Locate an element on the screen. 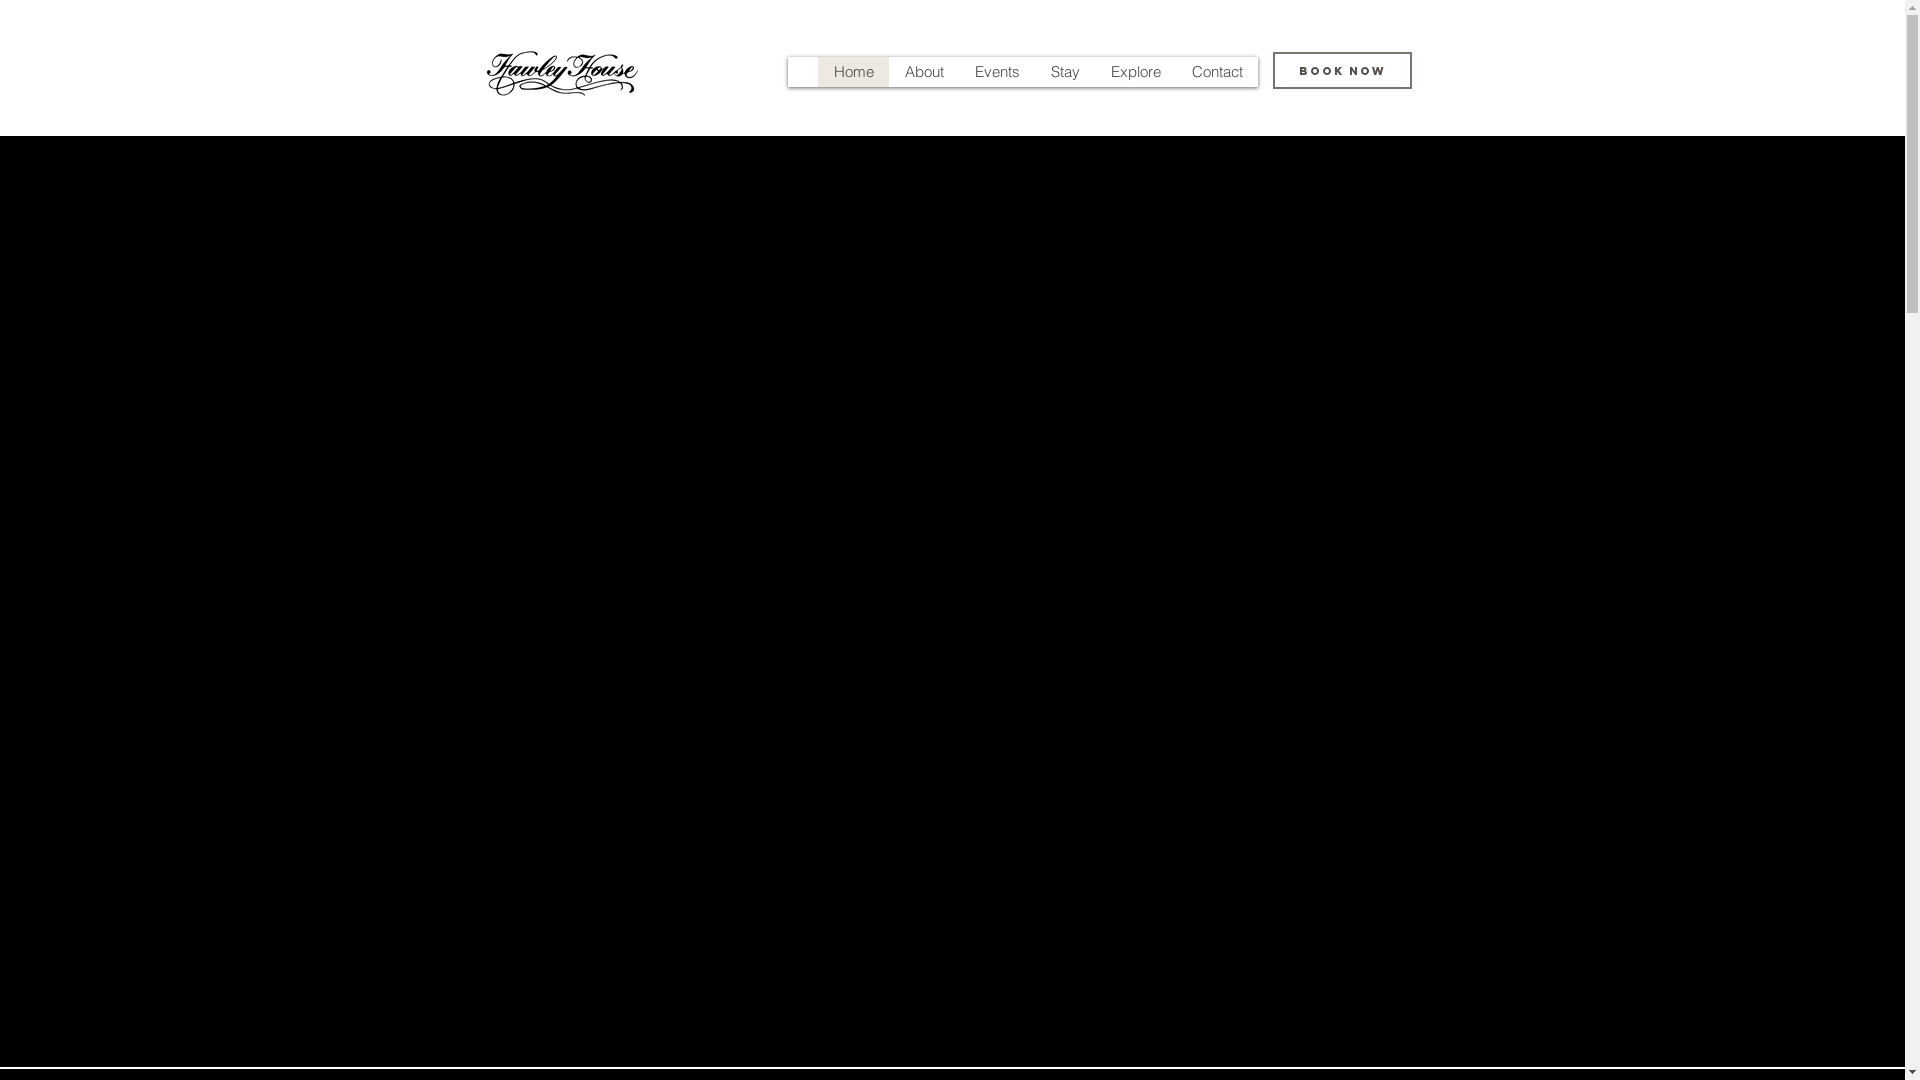  'Home' is located at coordinates (853, 71).